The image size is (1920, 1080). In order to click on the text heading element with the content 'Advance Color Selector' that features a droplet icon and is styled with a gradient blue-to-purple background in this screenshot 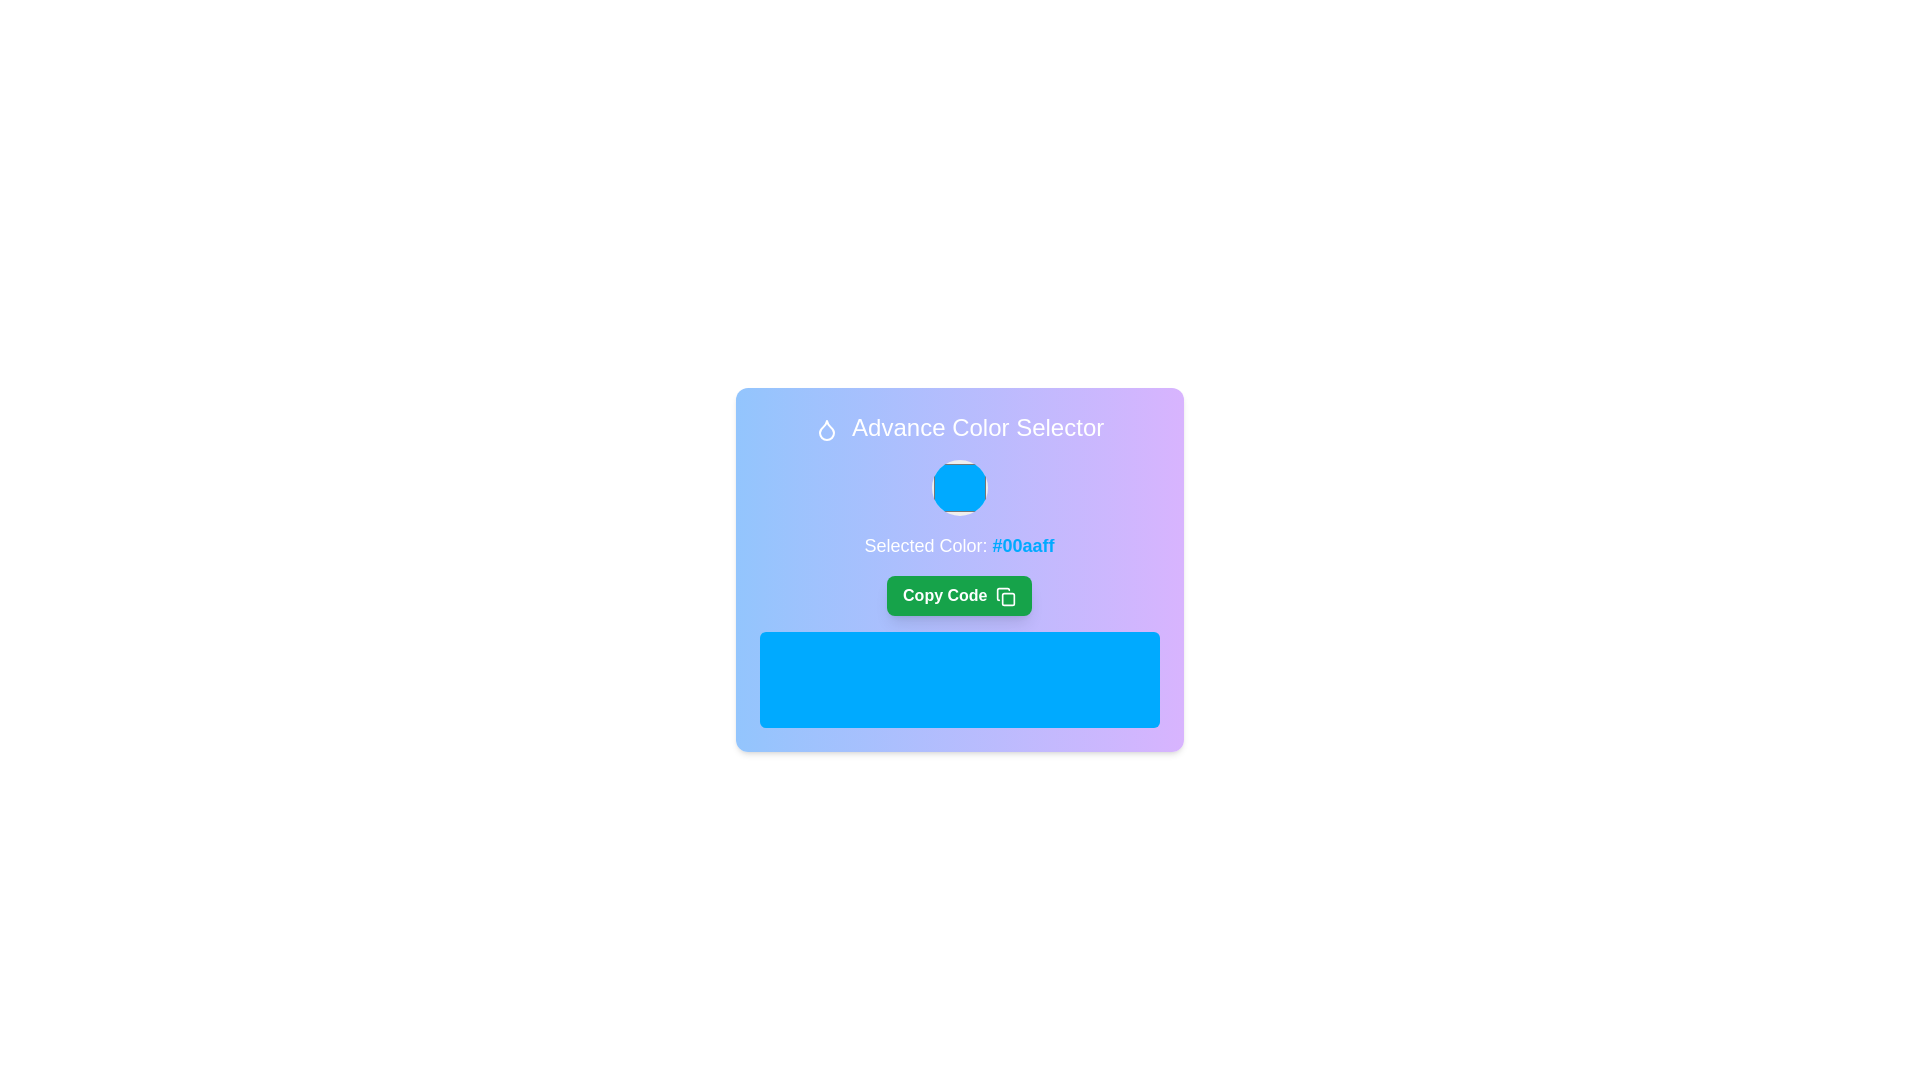, I will do `click(958, 427)`.